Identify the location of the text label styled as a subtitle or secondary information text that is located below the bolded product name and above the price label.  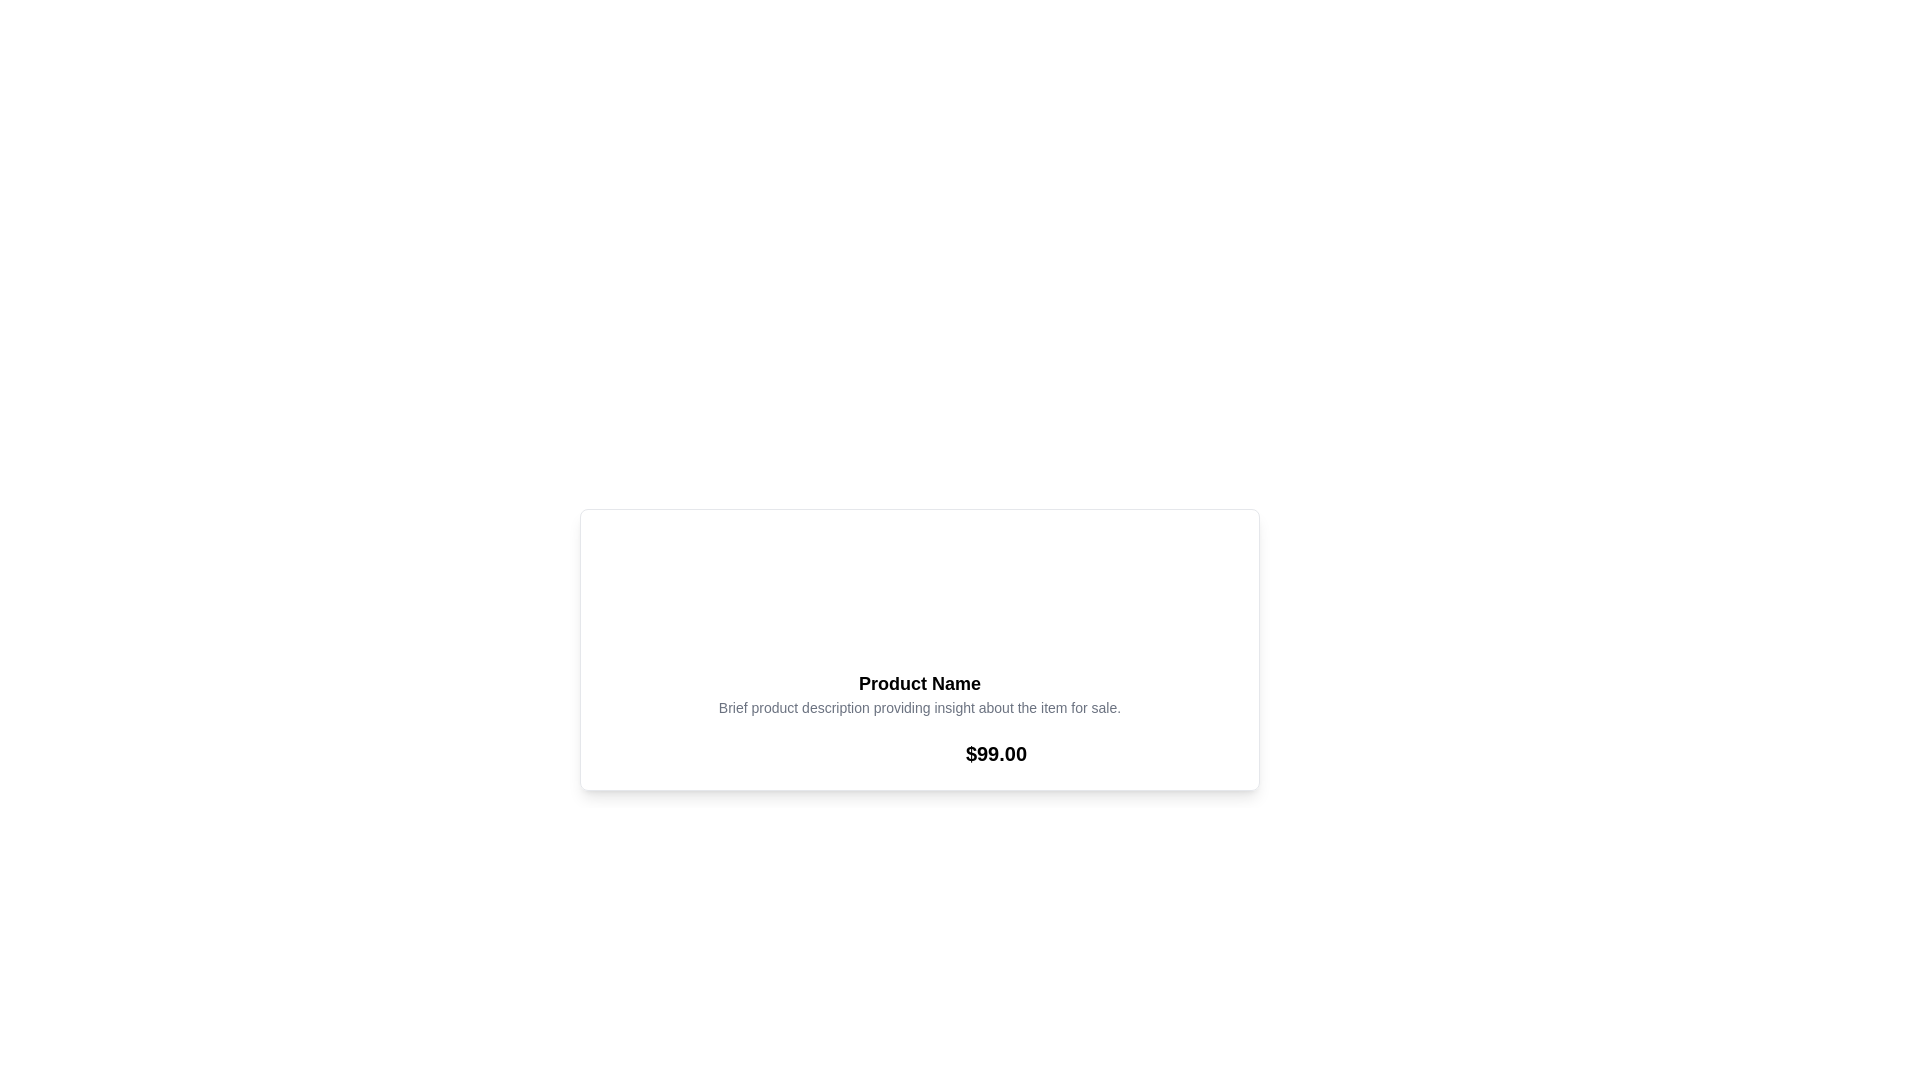
(919, 707).